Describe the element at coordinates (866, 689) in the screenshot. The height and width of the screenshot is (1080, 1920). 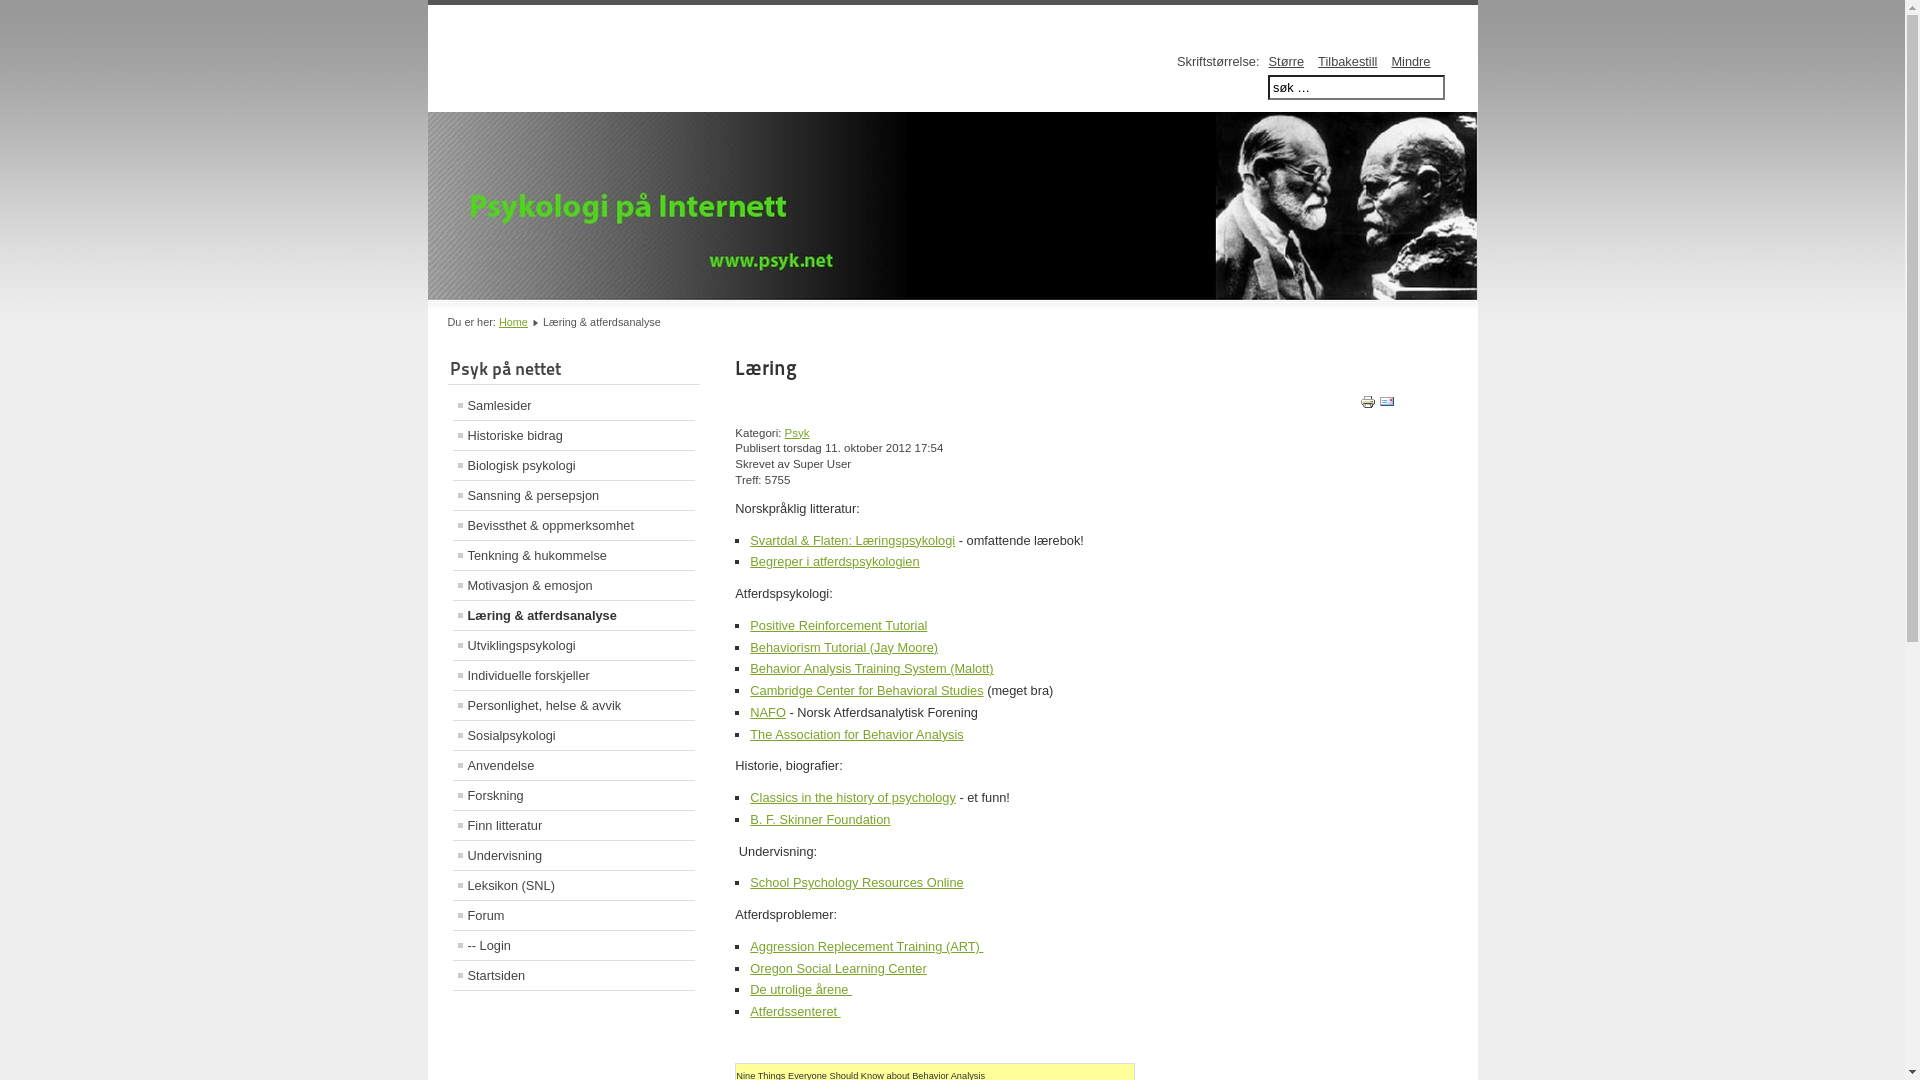
I see `'Cambridge Center for Behavioral Studies'` at that location.